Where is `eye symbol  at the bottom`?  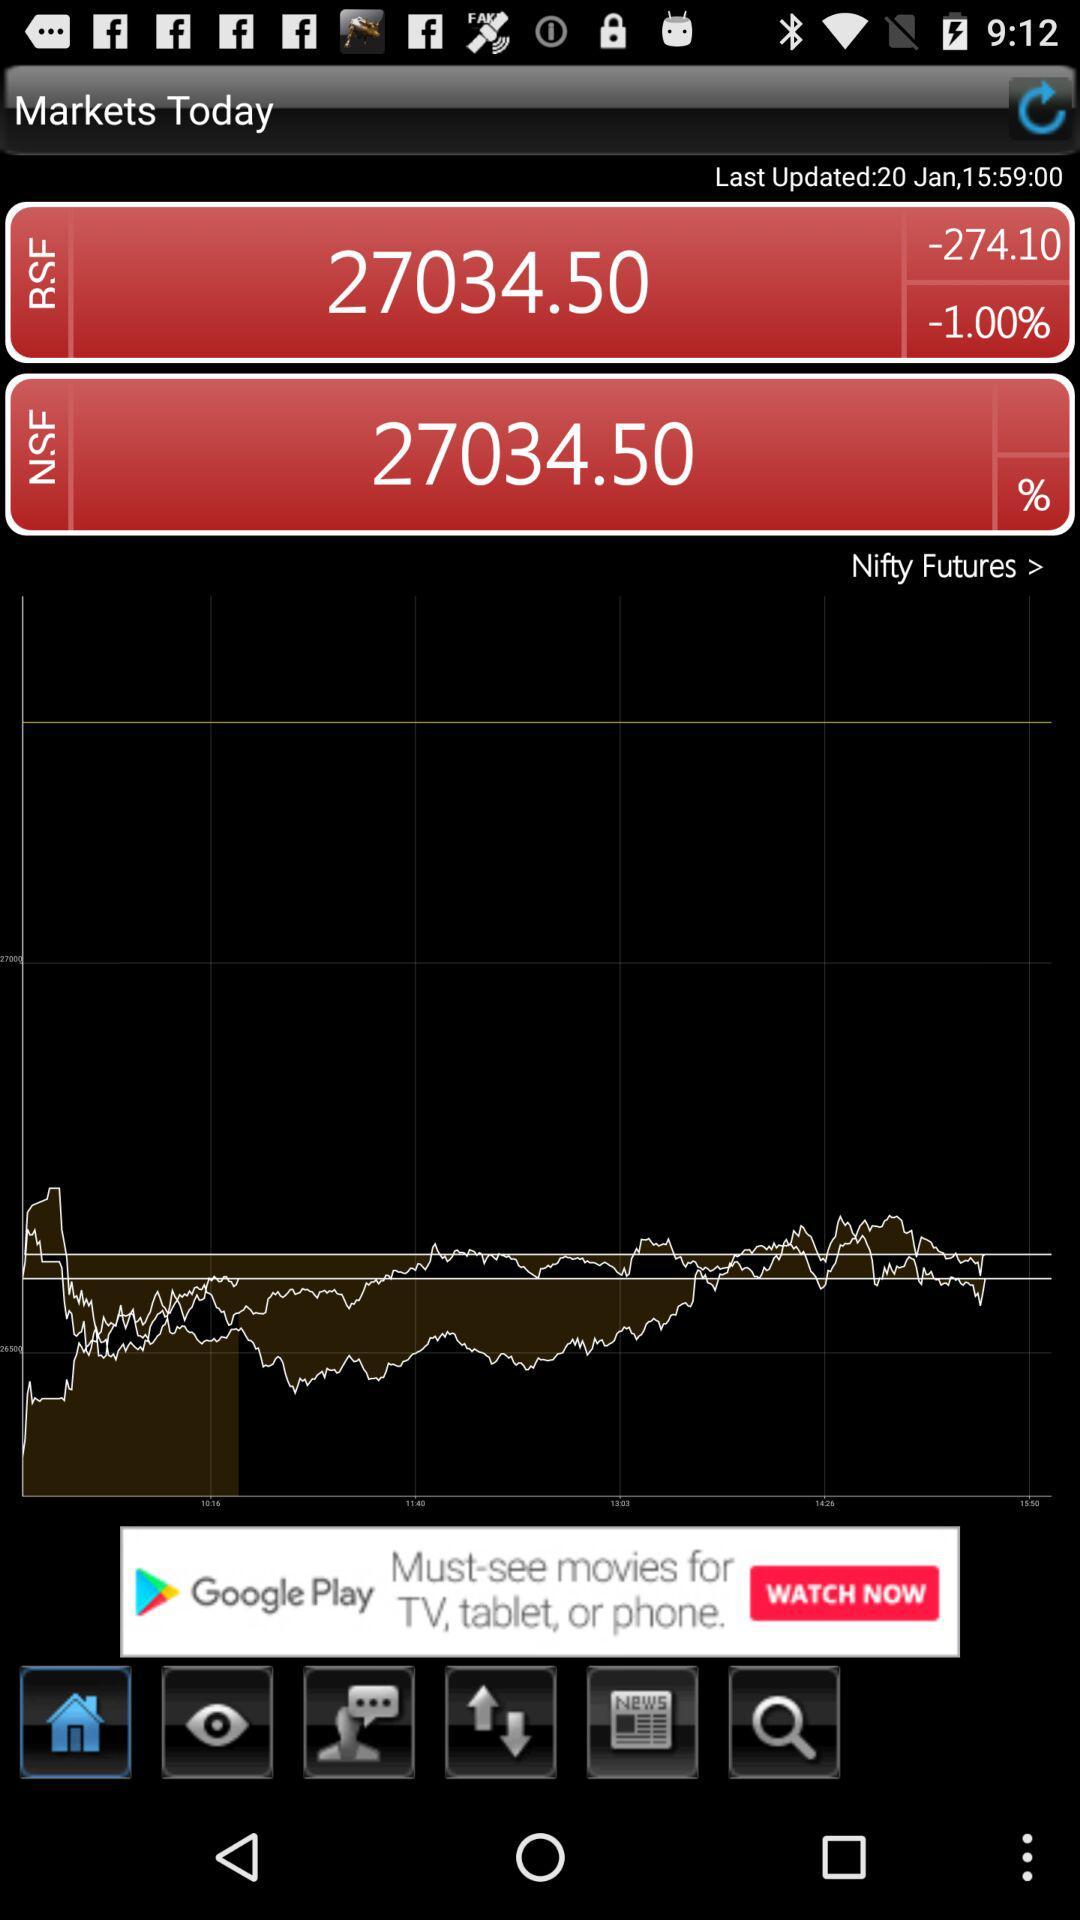
eye symbol  at the bottom is located at coordinates (218, 1727).